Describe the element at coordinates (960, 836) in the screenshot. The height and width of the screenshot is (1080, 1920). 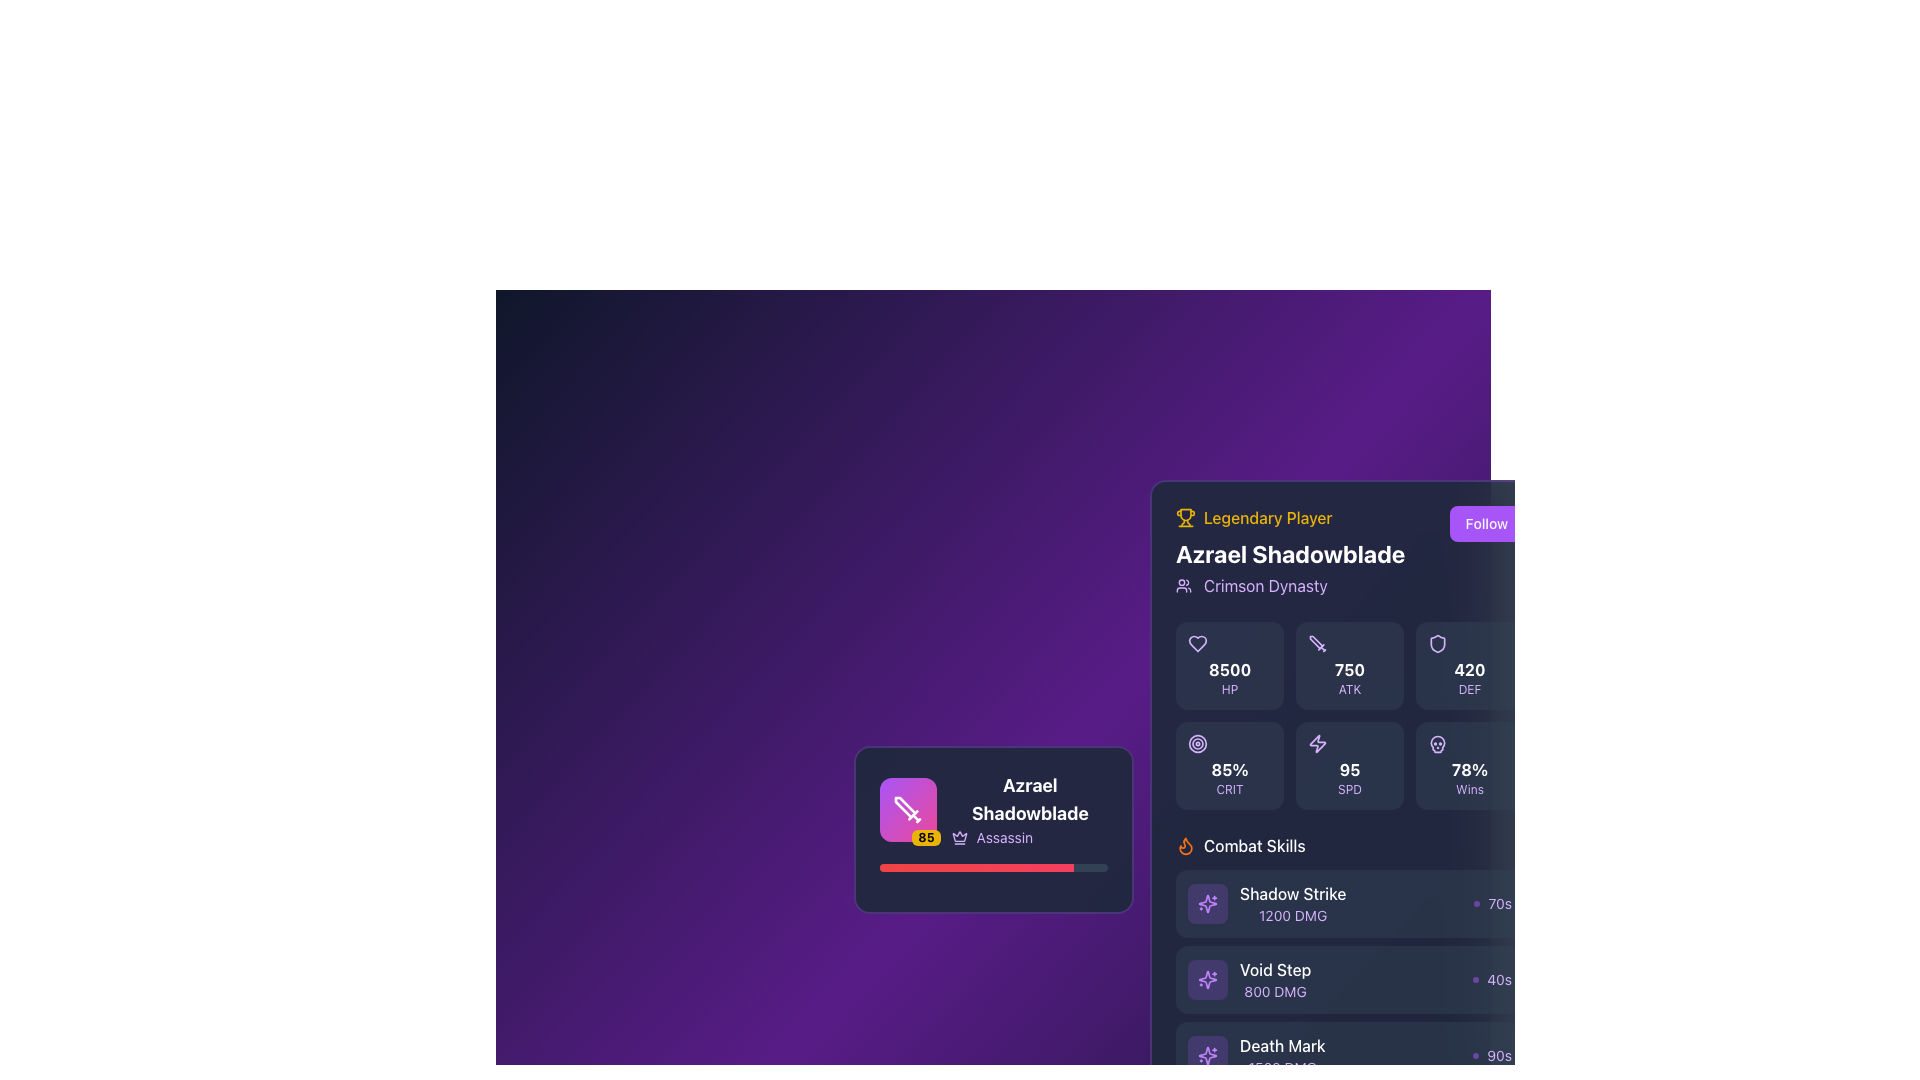
I see `the crown icon representing rank or achievement on the character card, located within the purple square icon on the left side of the interface` at that location.